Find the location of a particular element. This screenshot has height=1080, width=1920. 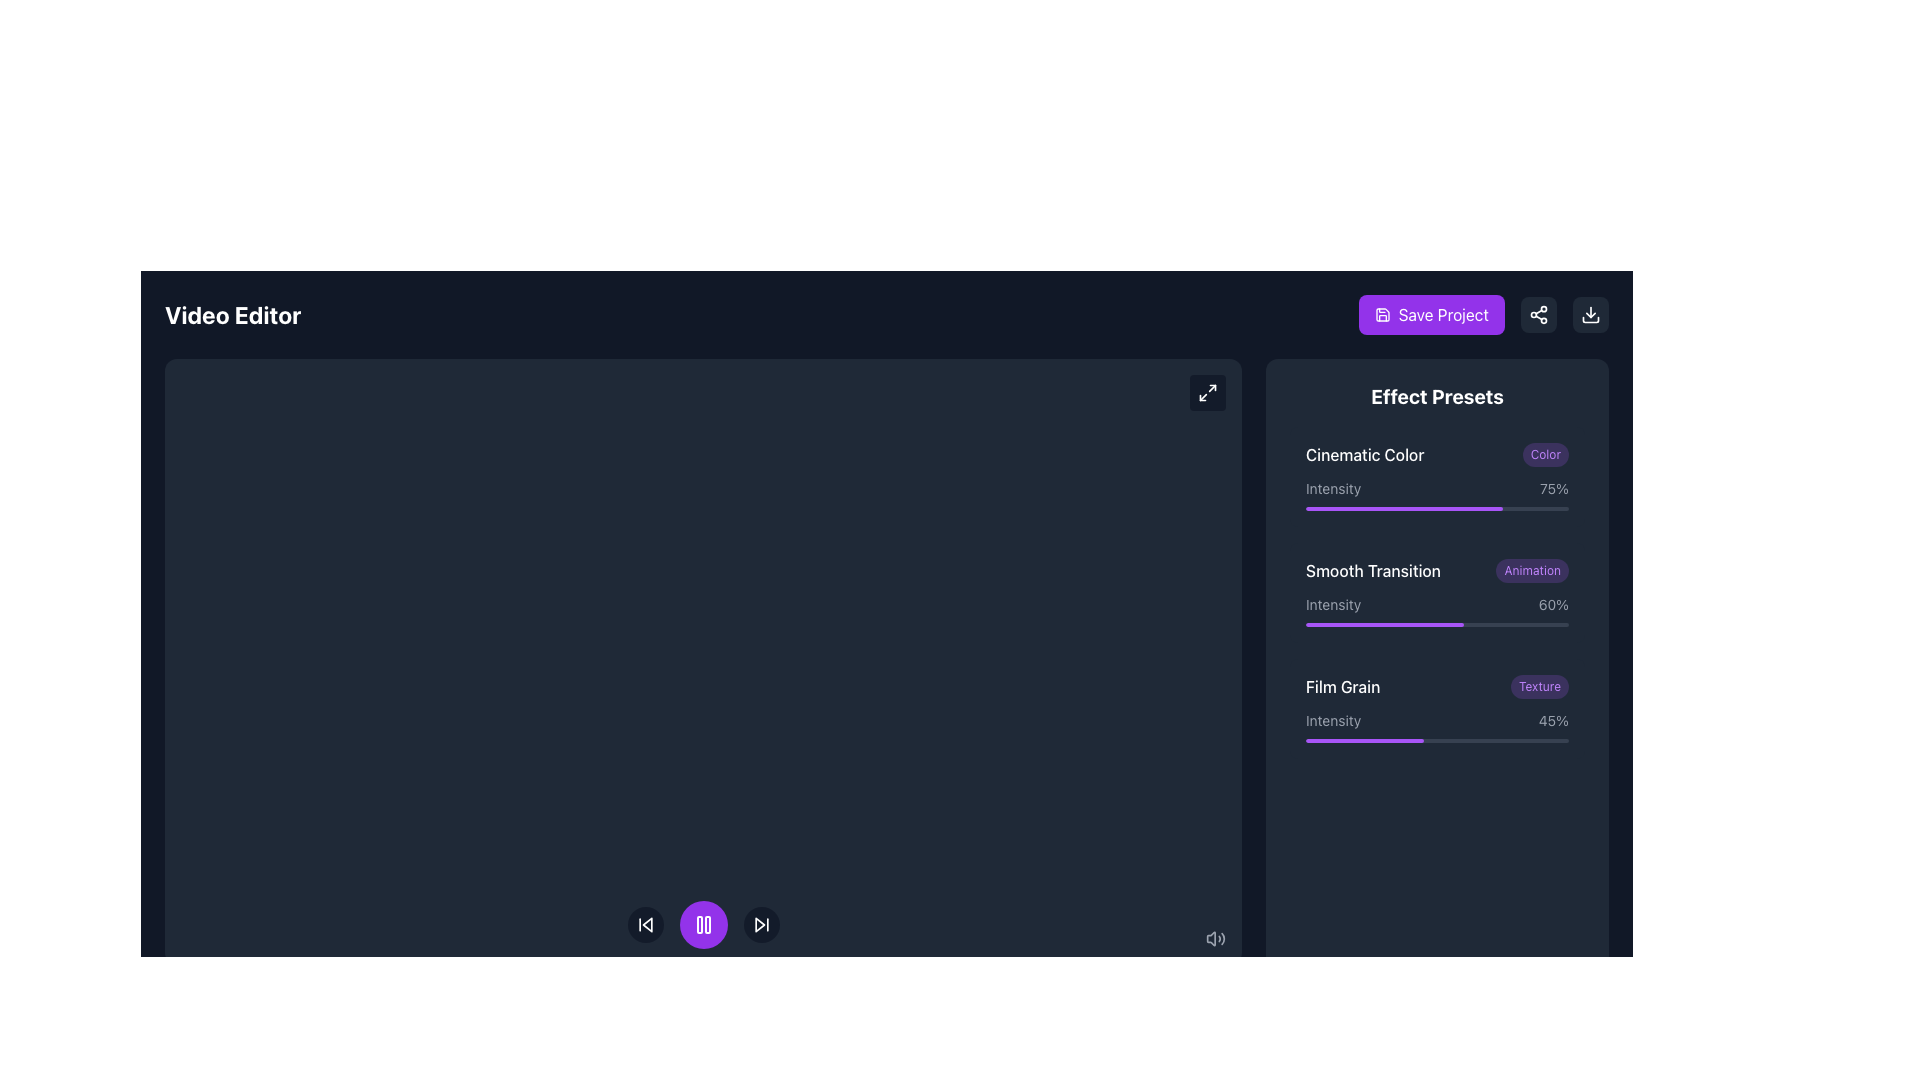

the intensity slider is located at coordinates (1327, 740).